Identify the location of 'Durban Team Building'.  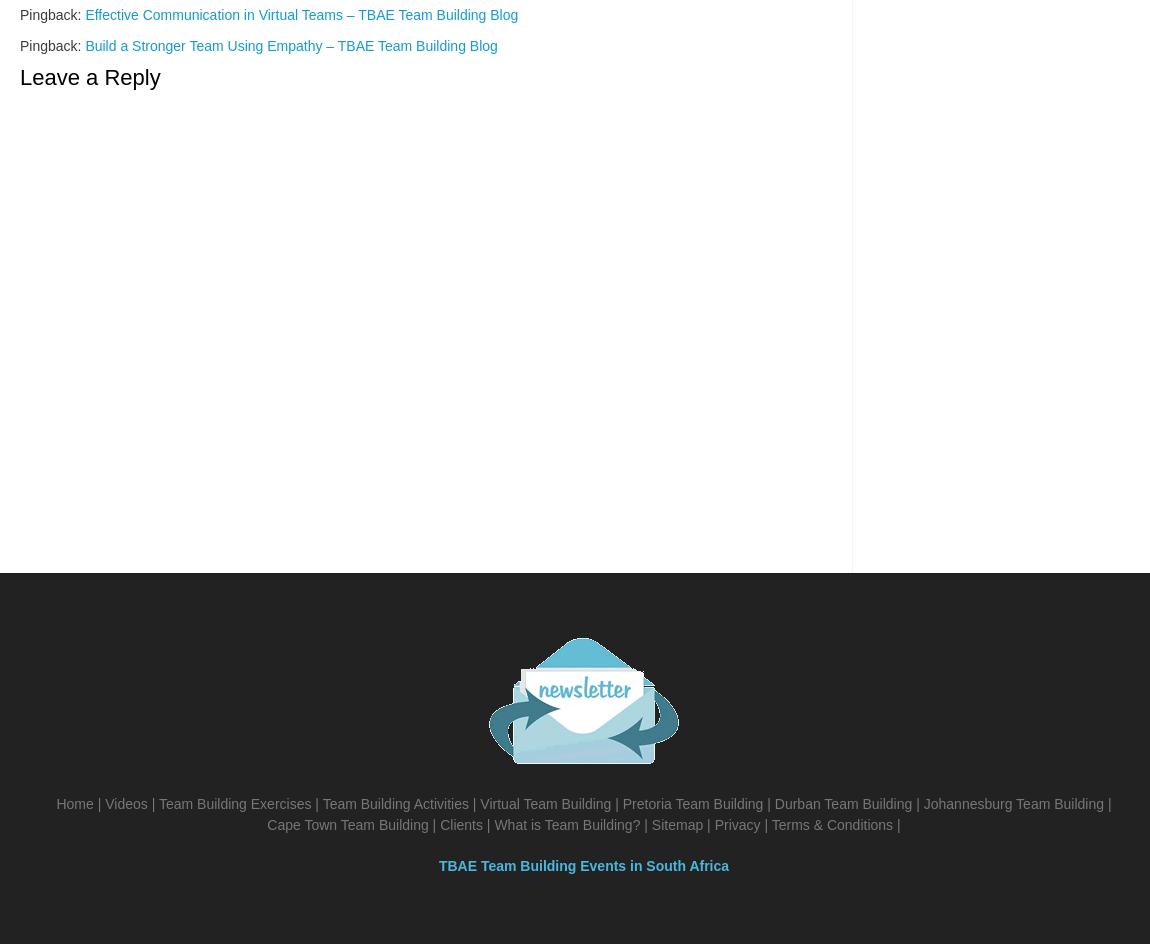
(841, 803).